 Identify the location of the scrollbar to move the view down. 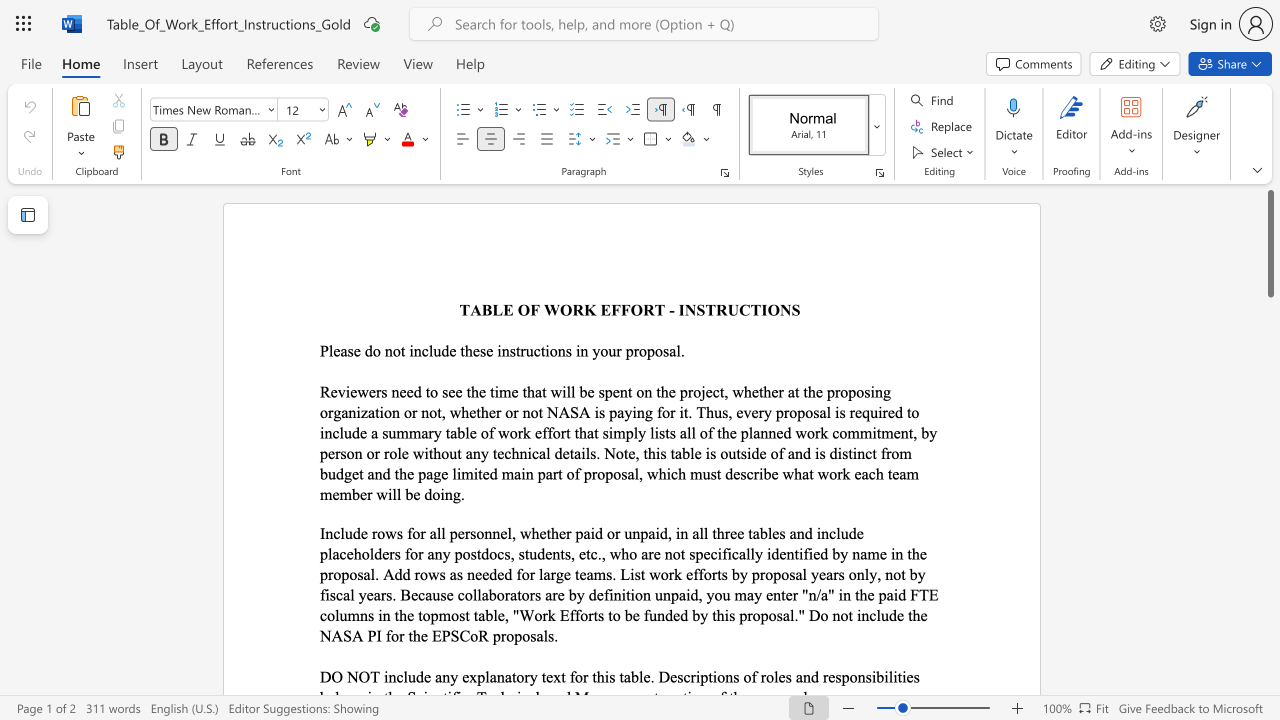
(1269, 560).